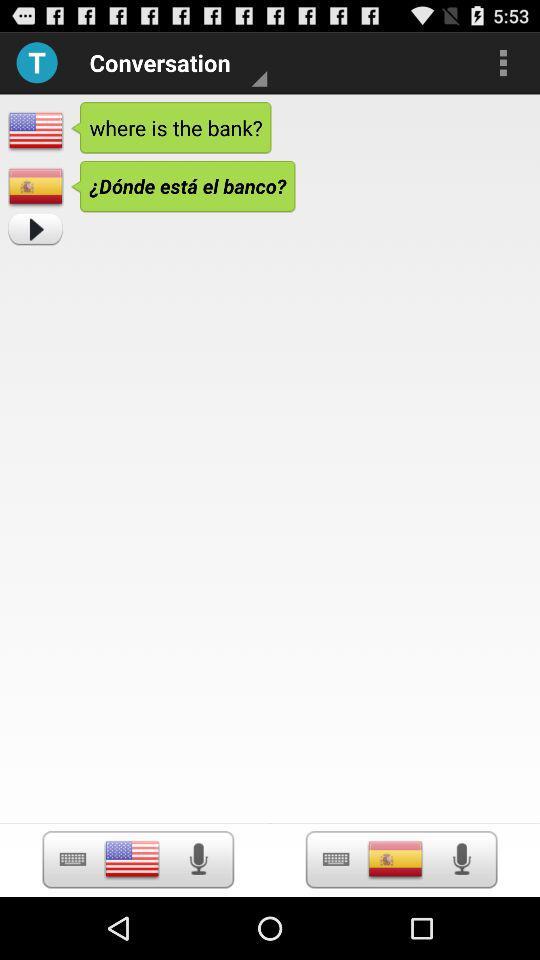  I want to click on the national_flag icon, so click(132, 920).